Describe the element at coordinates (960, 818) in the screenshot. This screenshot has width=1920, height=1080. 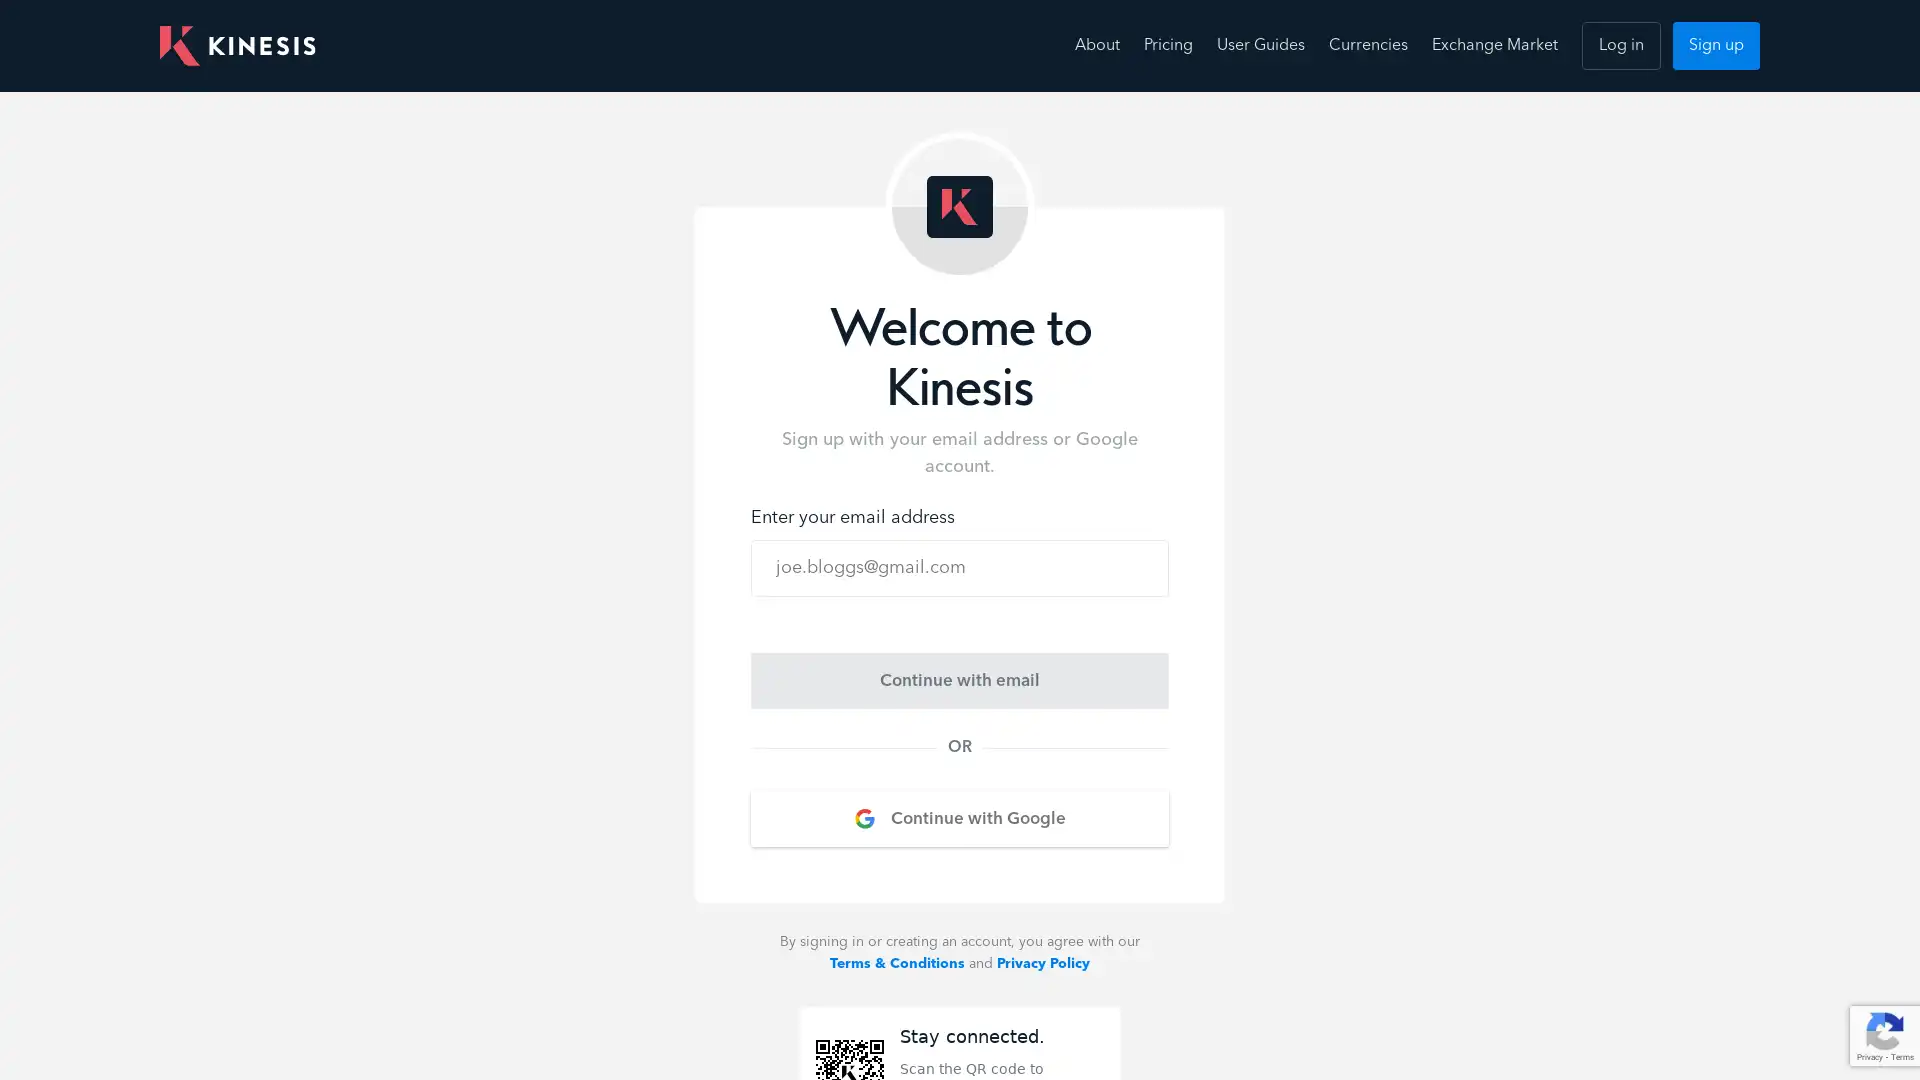
I see `Continue with Google` at that location.